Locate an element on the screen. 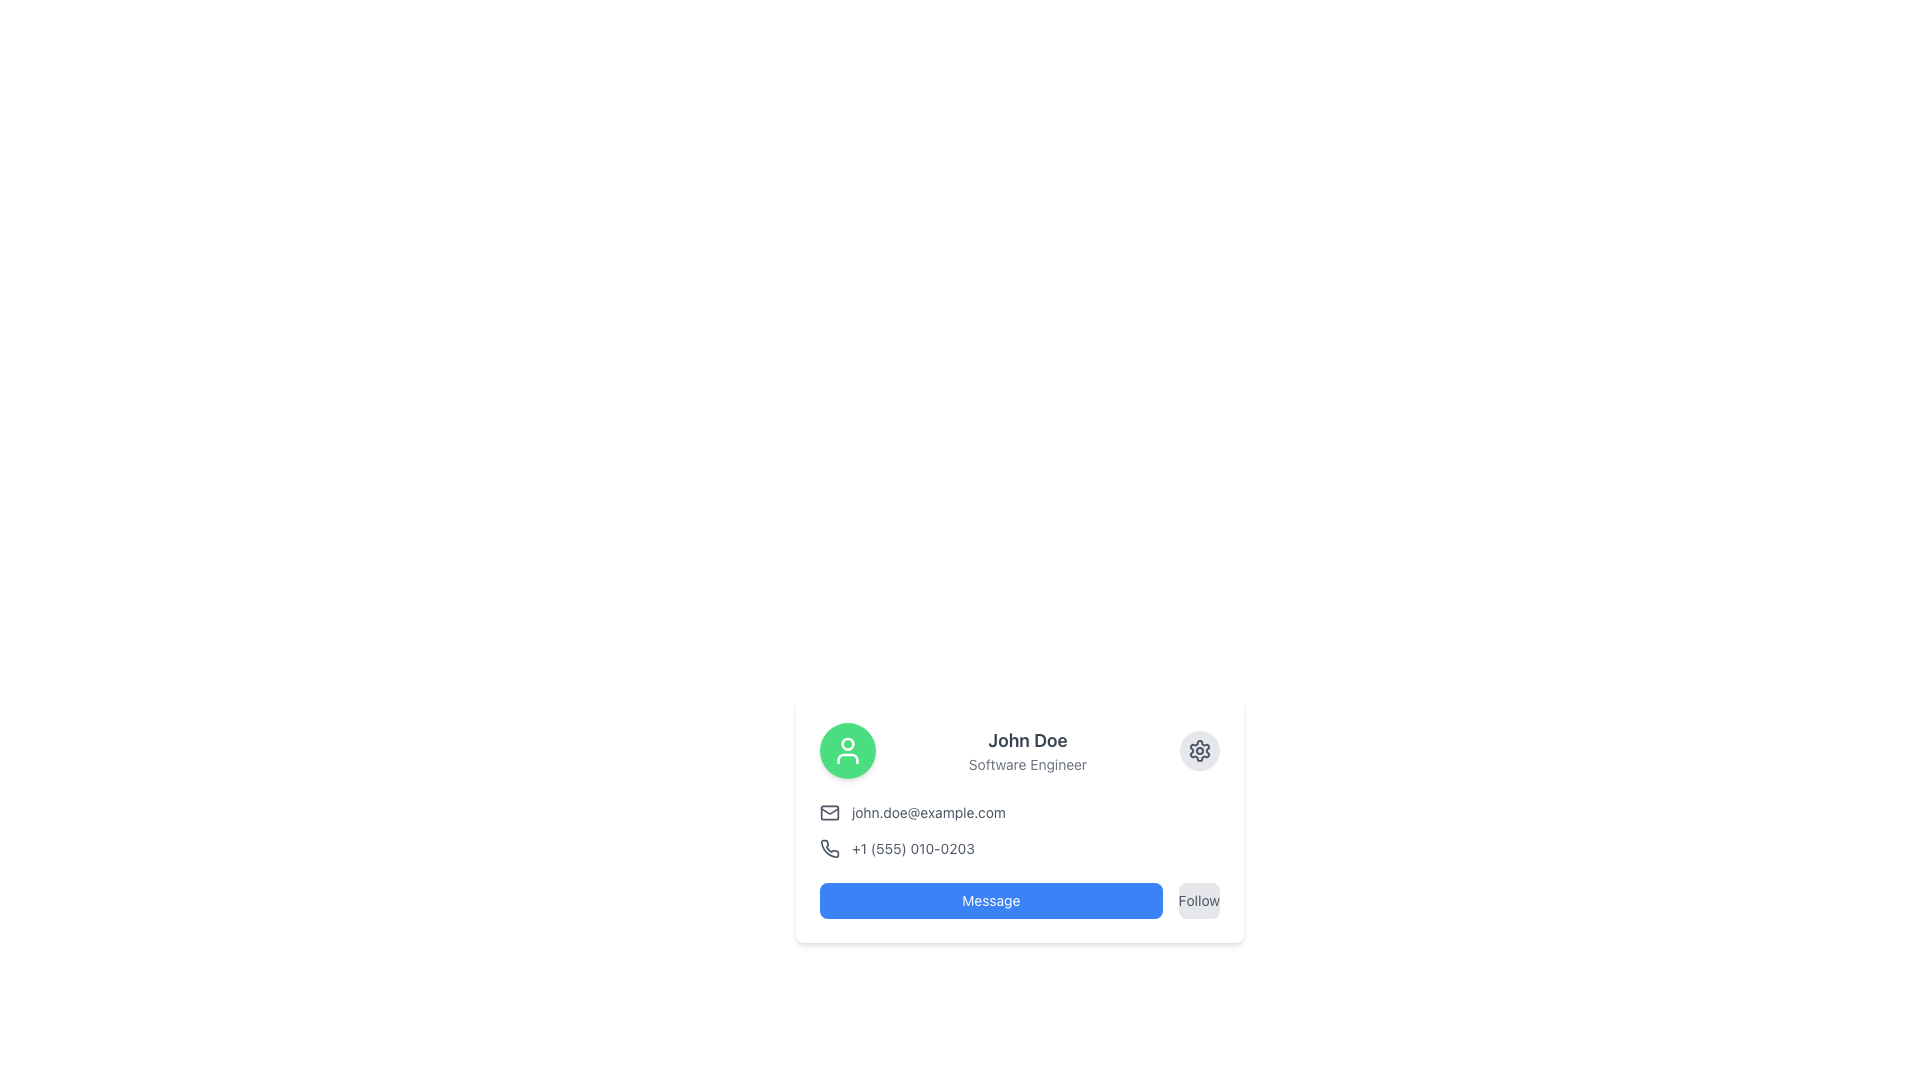 The image size is (1920, 1080). the text label that conveys the professional title or role of 'John Doe' in the profile card, which is centrally aligned beneath the name is located at coordinates (1027, 764).